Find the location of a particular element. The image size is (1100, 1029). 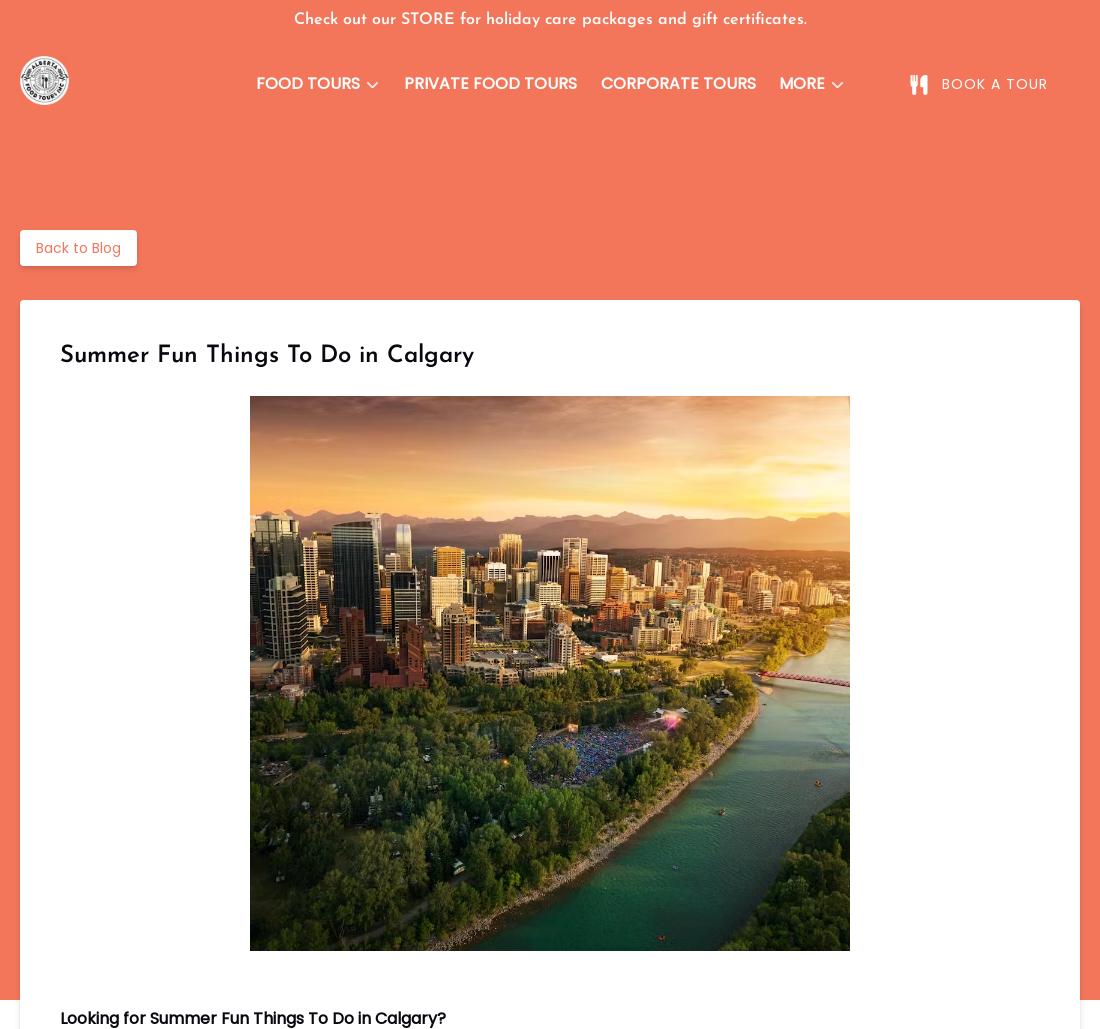

'More' is located at coordinates (802, 99).